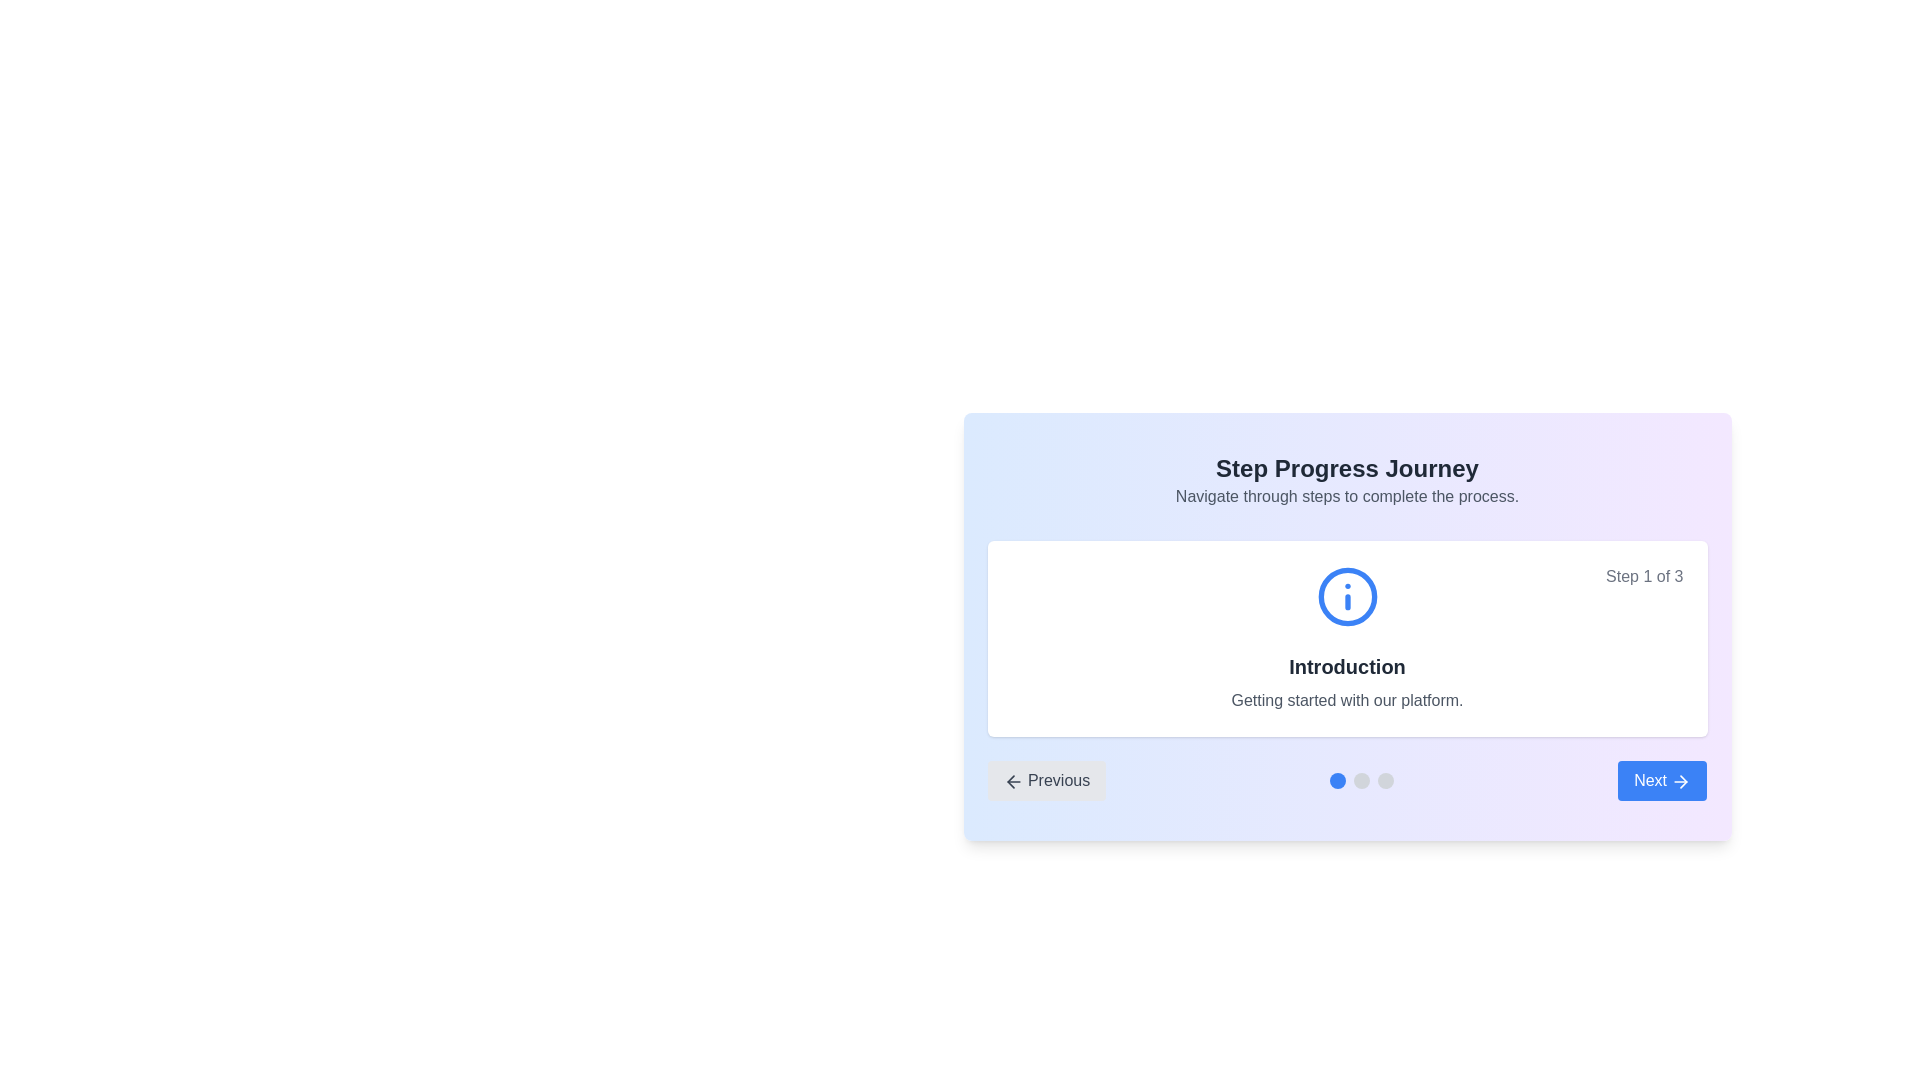 The image size is (1920, 1080). Describe the element at coordinates (1361, 779) in the screenshot. I see `the second gray step progress circle located below the main content area of the panel to change the step` at that location.